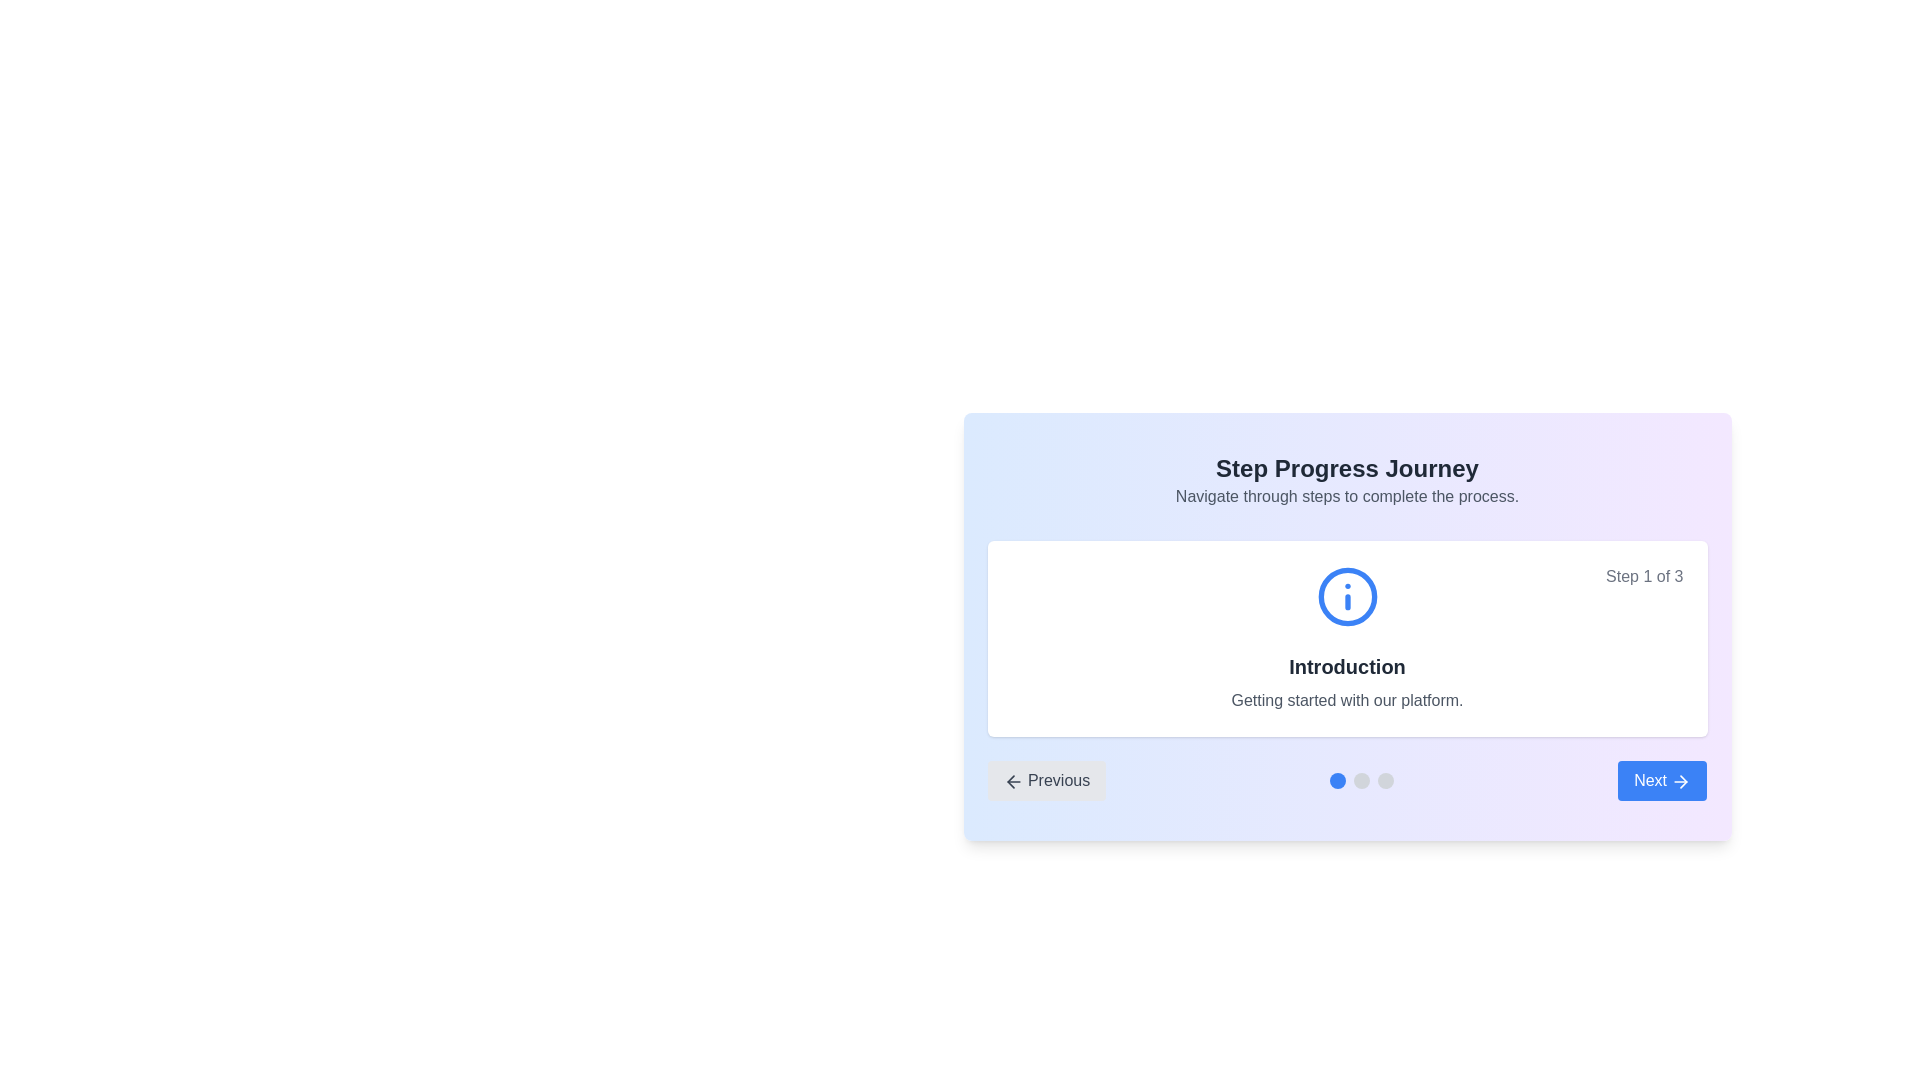 The image size is (1920, 1080). Describe the element at coordinates (1361, 779) in the screenshot. I see `the second gray step progress circle located below the main content area of the panel to change the step` at that location.